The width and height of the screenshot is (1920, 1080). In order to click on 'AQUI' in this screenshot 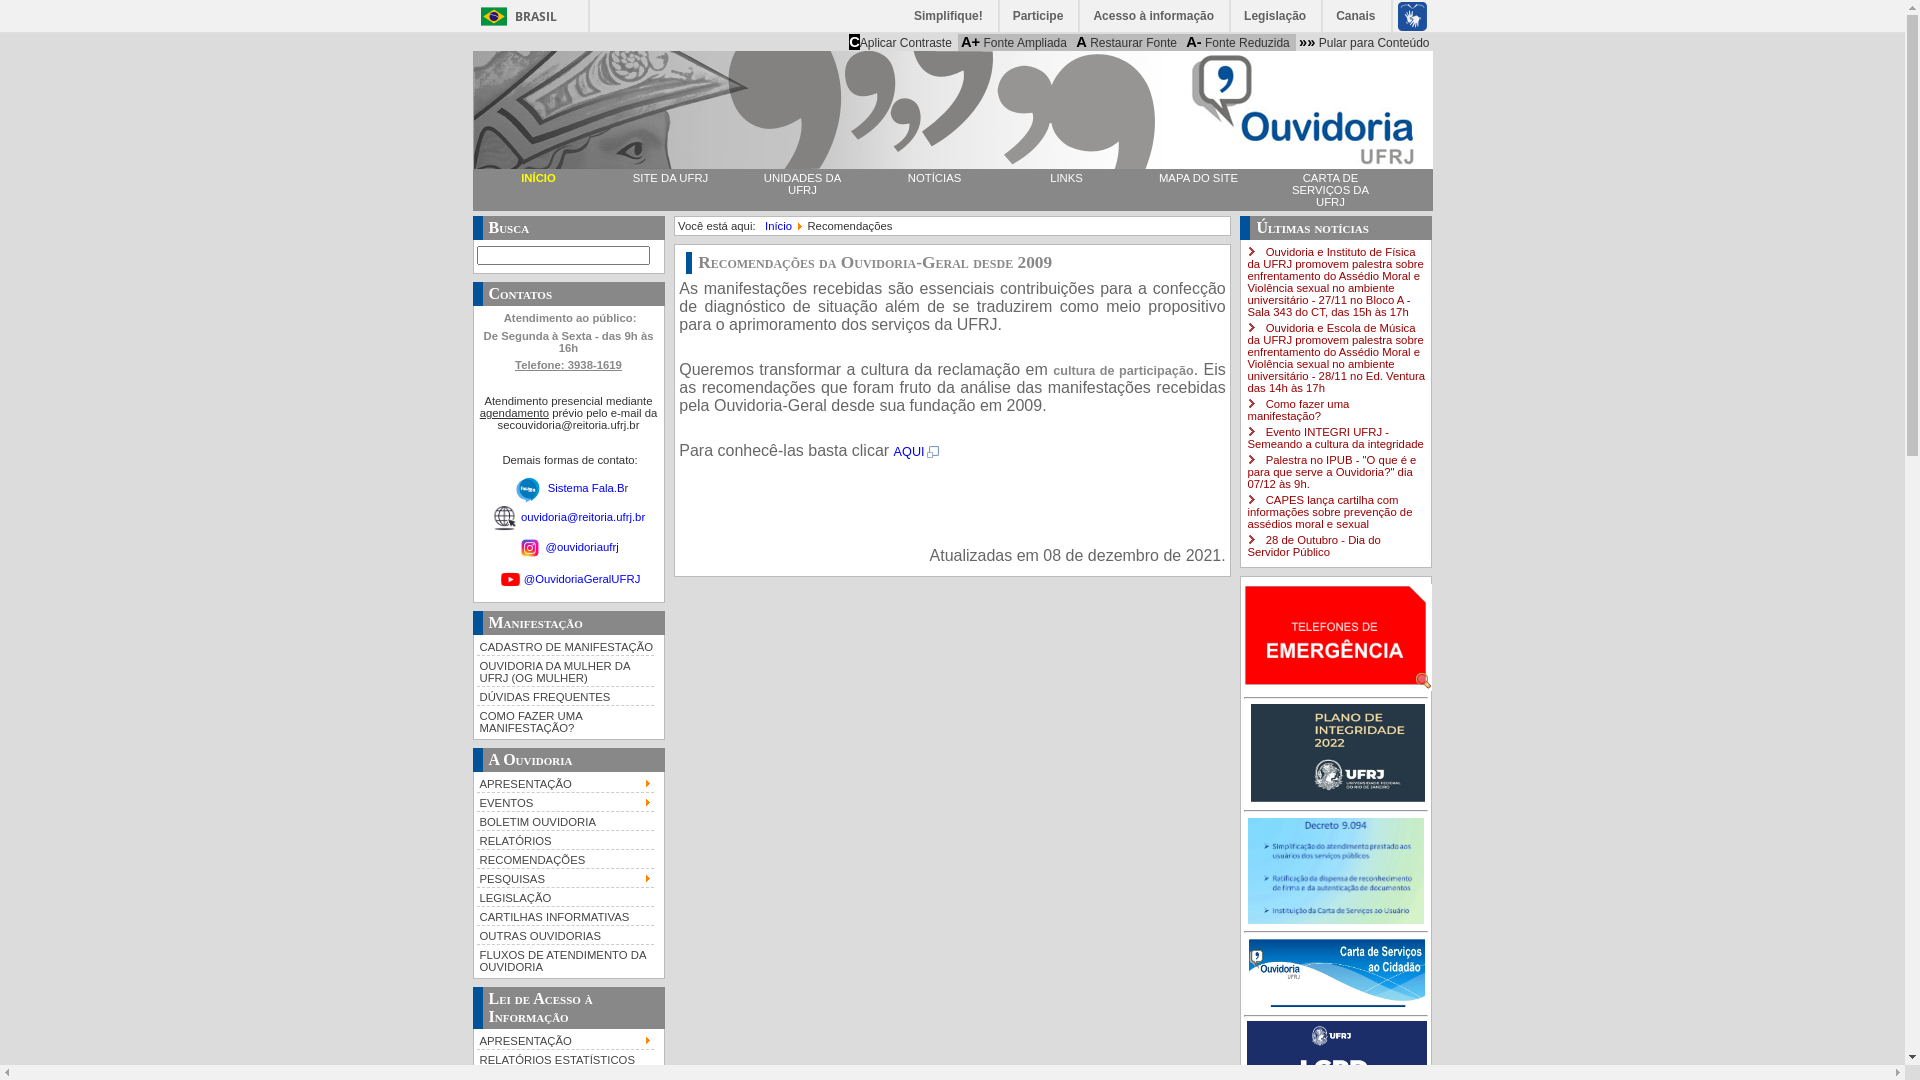, I will do `click(916, 451)`.